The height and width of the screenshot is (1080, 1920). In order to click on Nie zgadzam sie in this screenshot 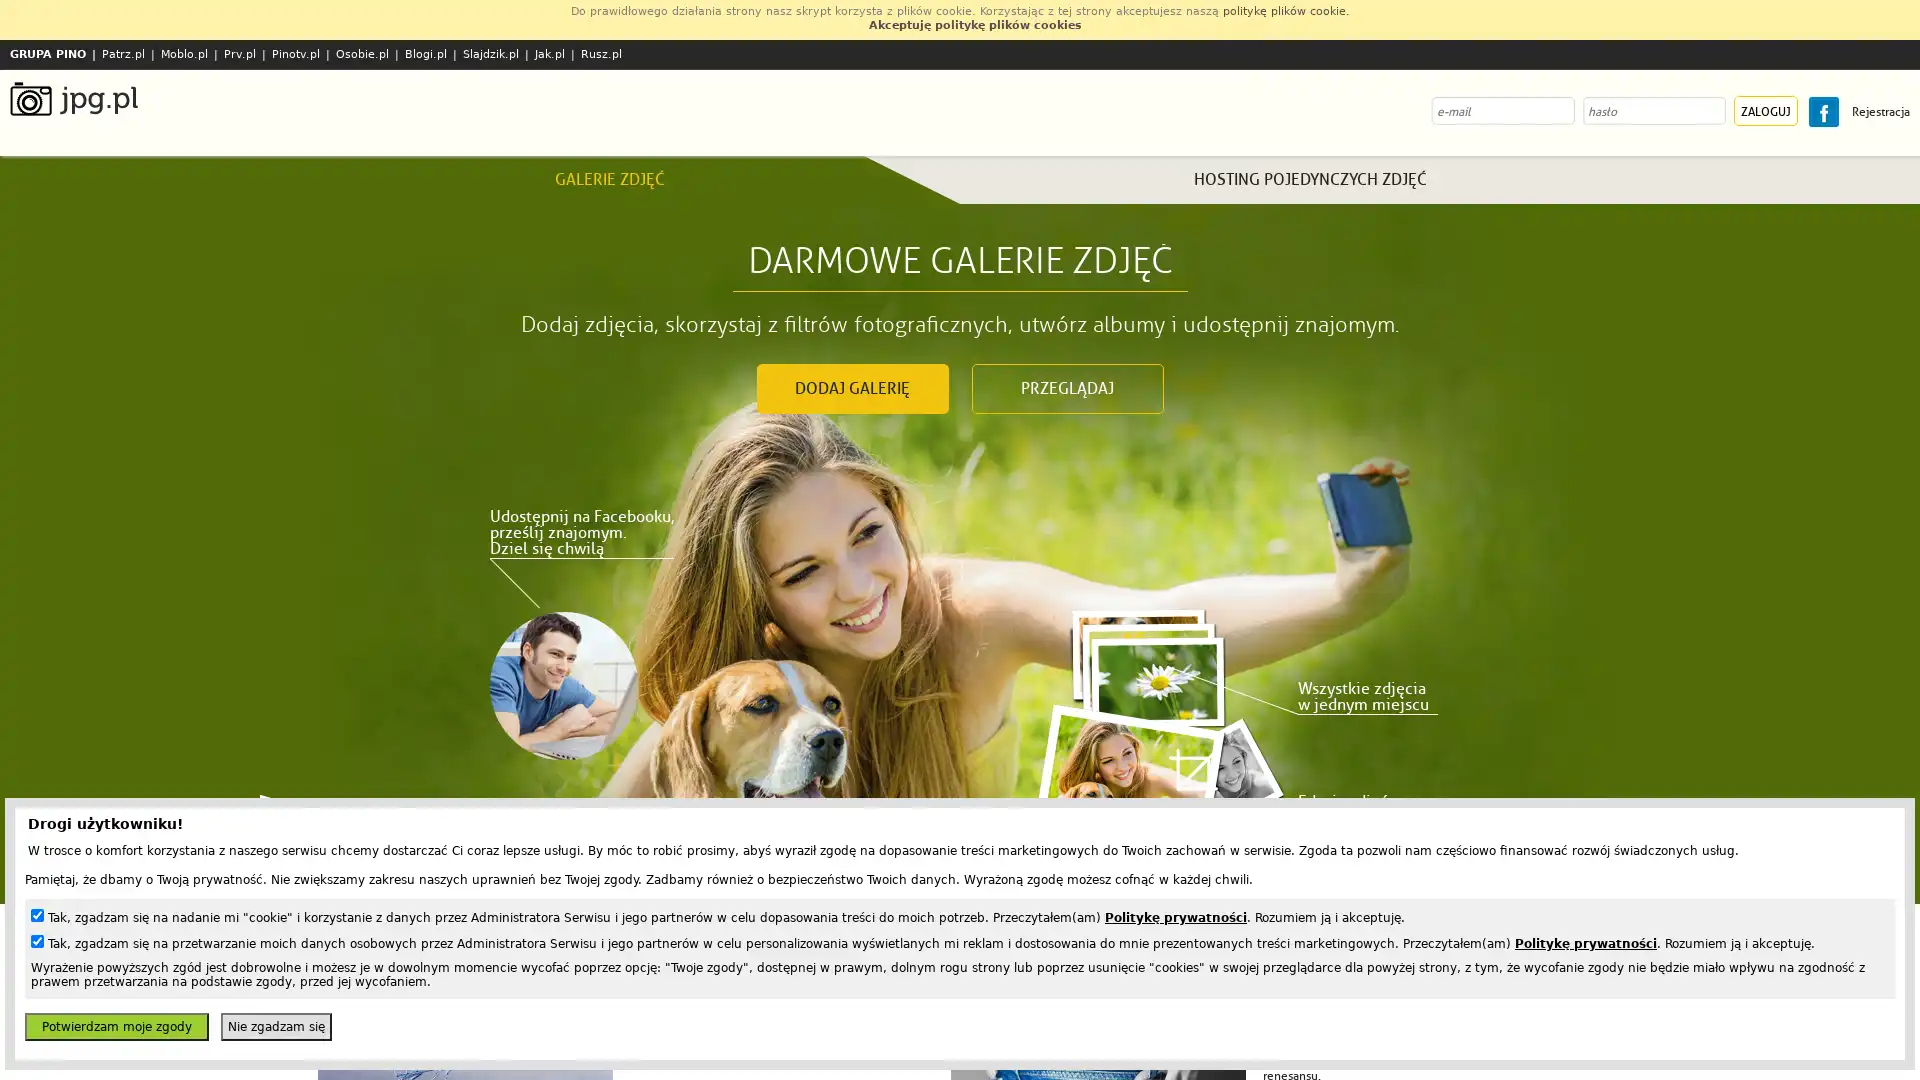, I will do `click(275, 1026)`.